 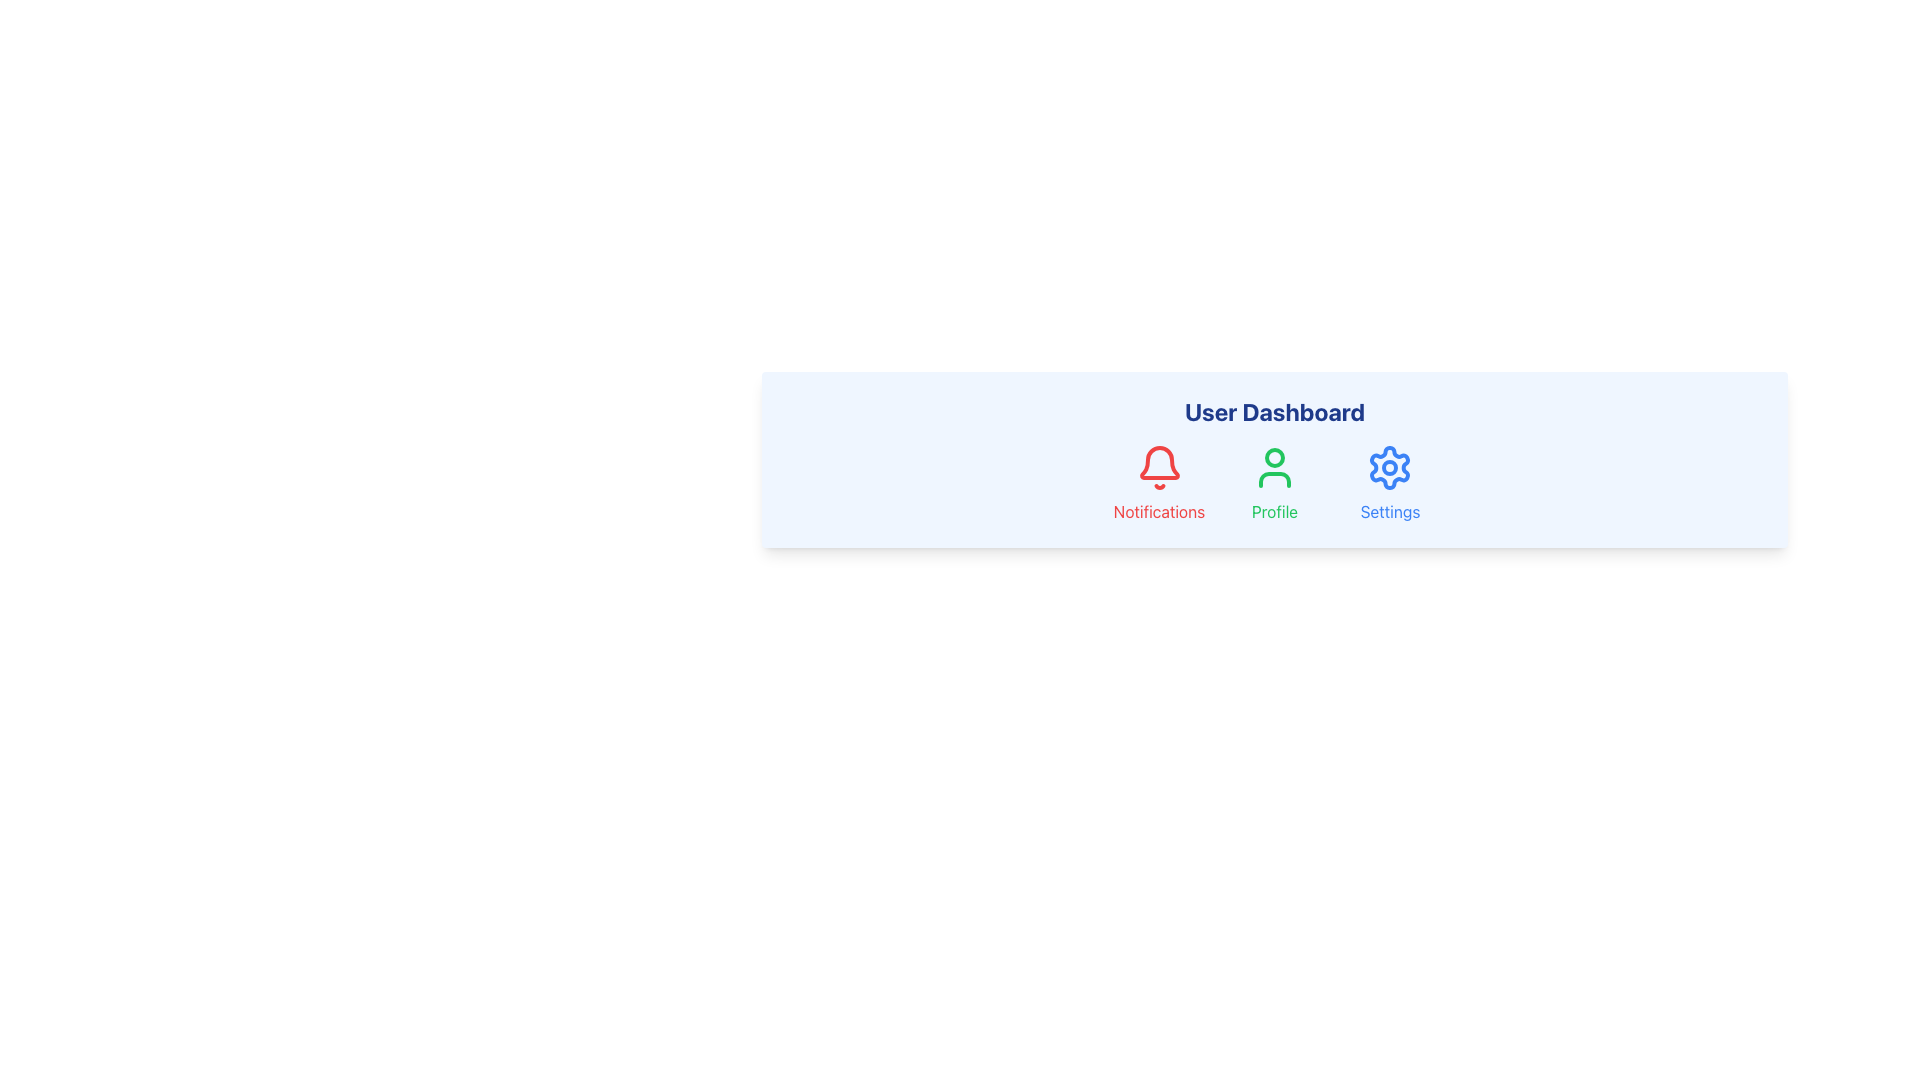 What do you see at coordinates (1159, 511) in the screenshot?
I see `the clickable text label displaying 'Notifications' in red` at bounding box center [1159, 511].